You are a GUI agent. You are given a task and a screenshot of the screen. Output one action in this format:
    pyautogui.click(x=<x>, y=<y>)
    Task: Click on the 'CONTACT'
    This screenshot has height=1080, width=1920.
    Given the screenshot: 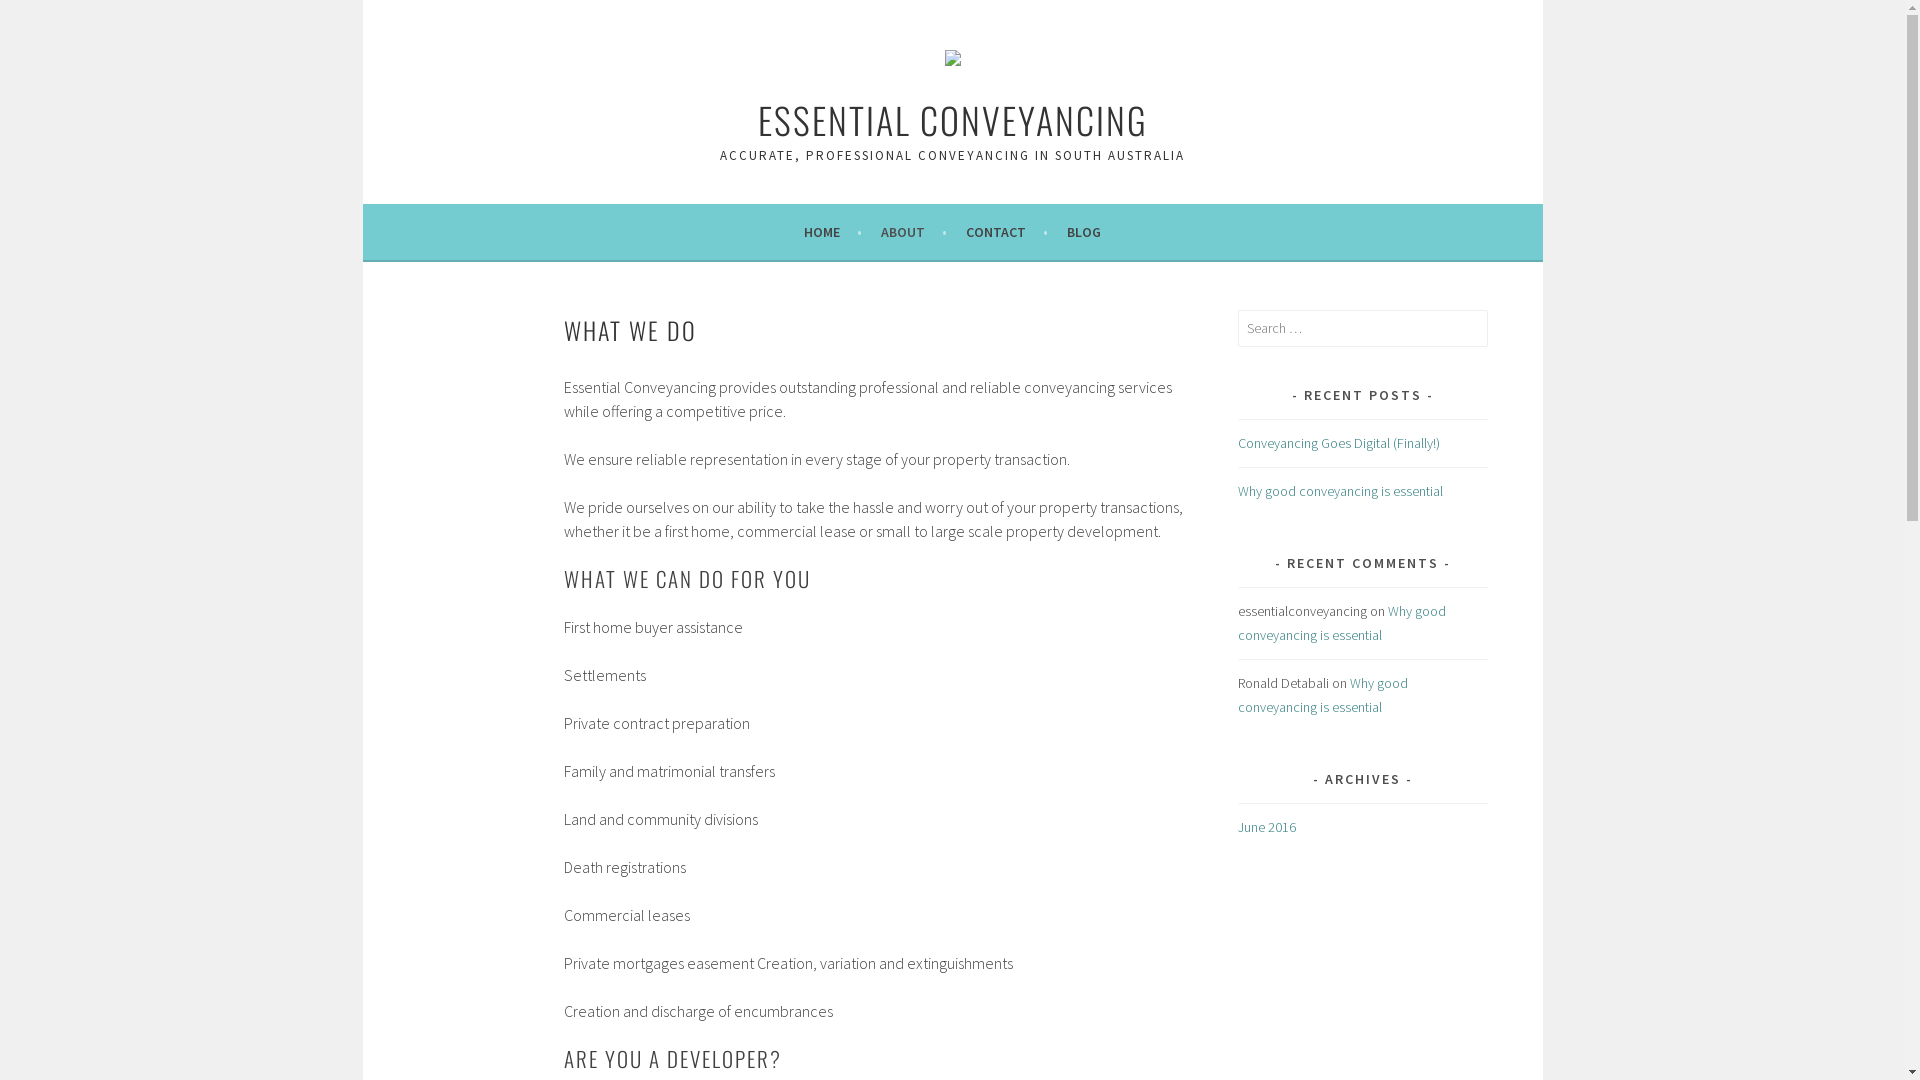 What is the action you would take?
    pyautogui.click(x=1007, y=230)
    